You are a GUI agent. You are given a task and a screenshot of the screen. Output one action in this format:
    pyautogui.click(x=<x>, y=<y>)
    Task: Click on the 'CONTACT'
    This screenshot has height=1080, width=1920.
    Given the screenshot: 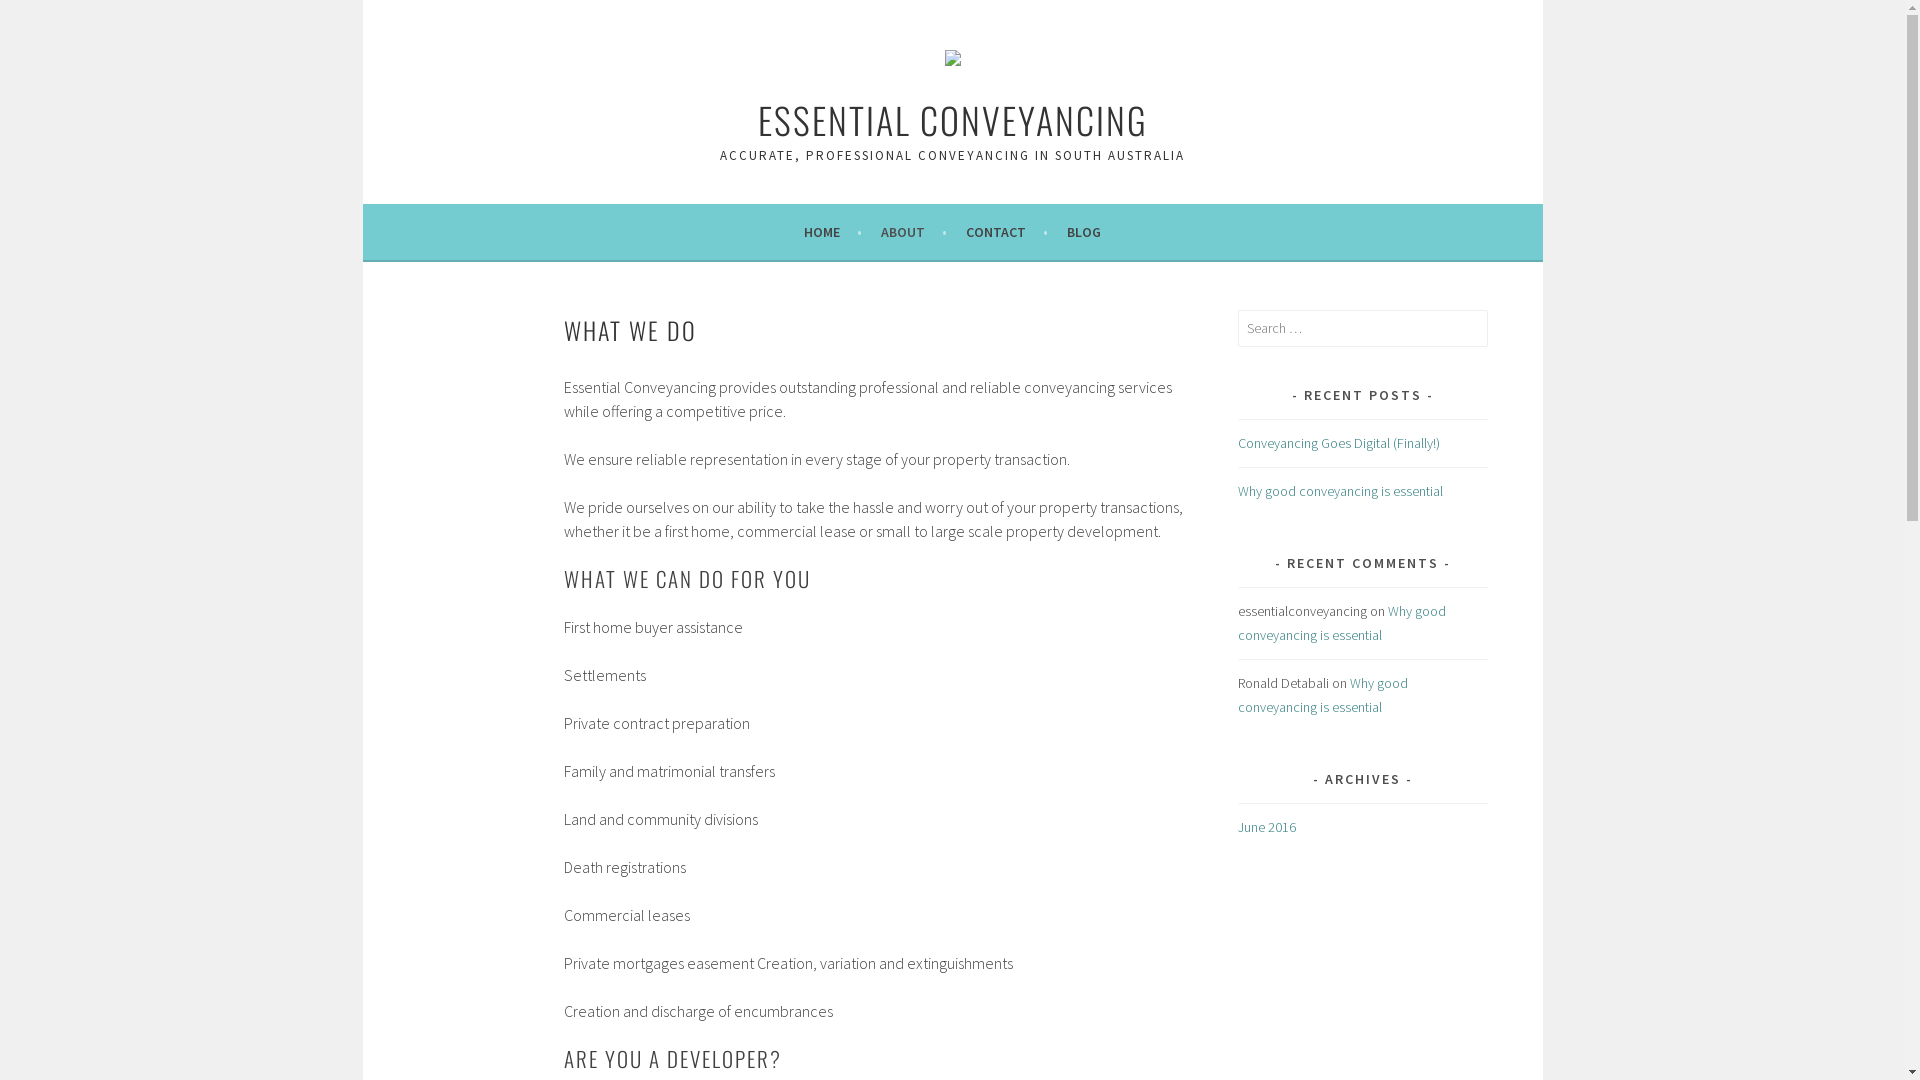 What is the action you would take?
    pyautogui.click(x=1007, y=230)
    